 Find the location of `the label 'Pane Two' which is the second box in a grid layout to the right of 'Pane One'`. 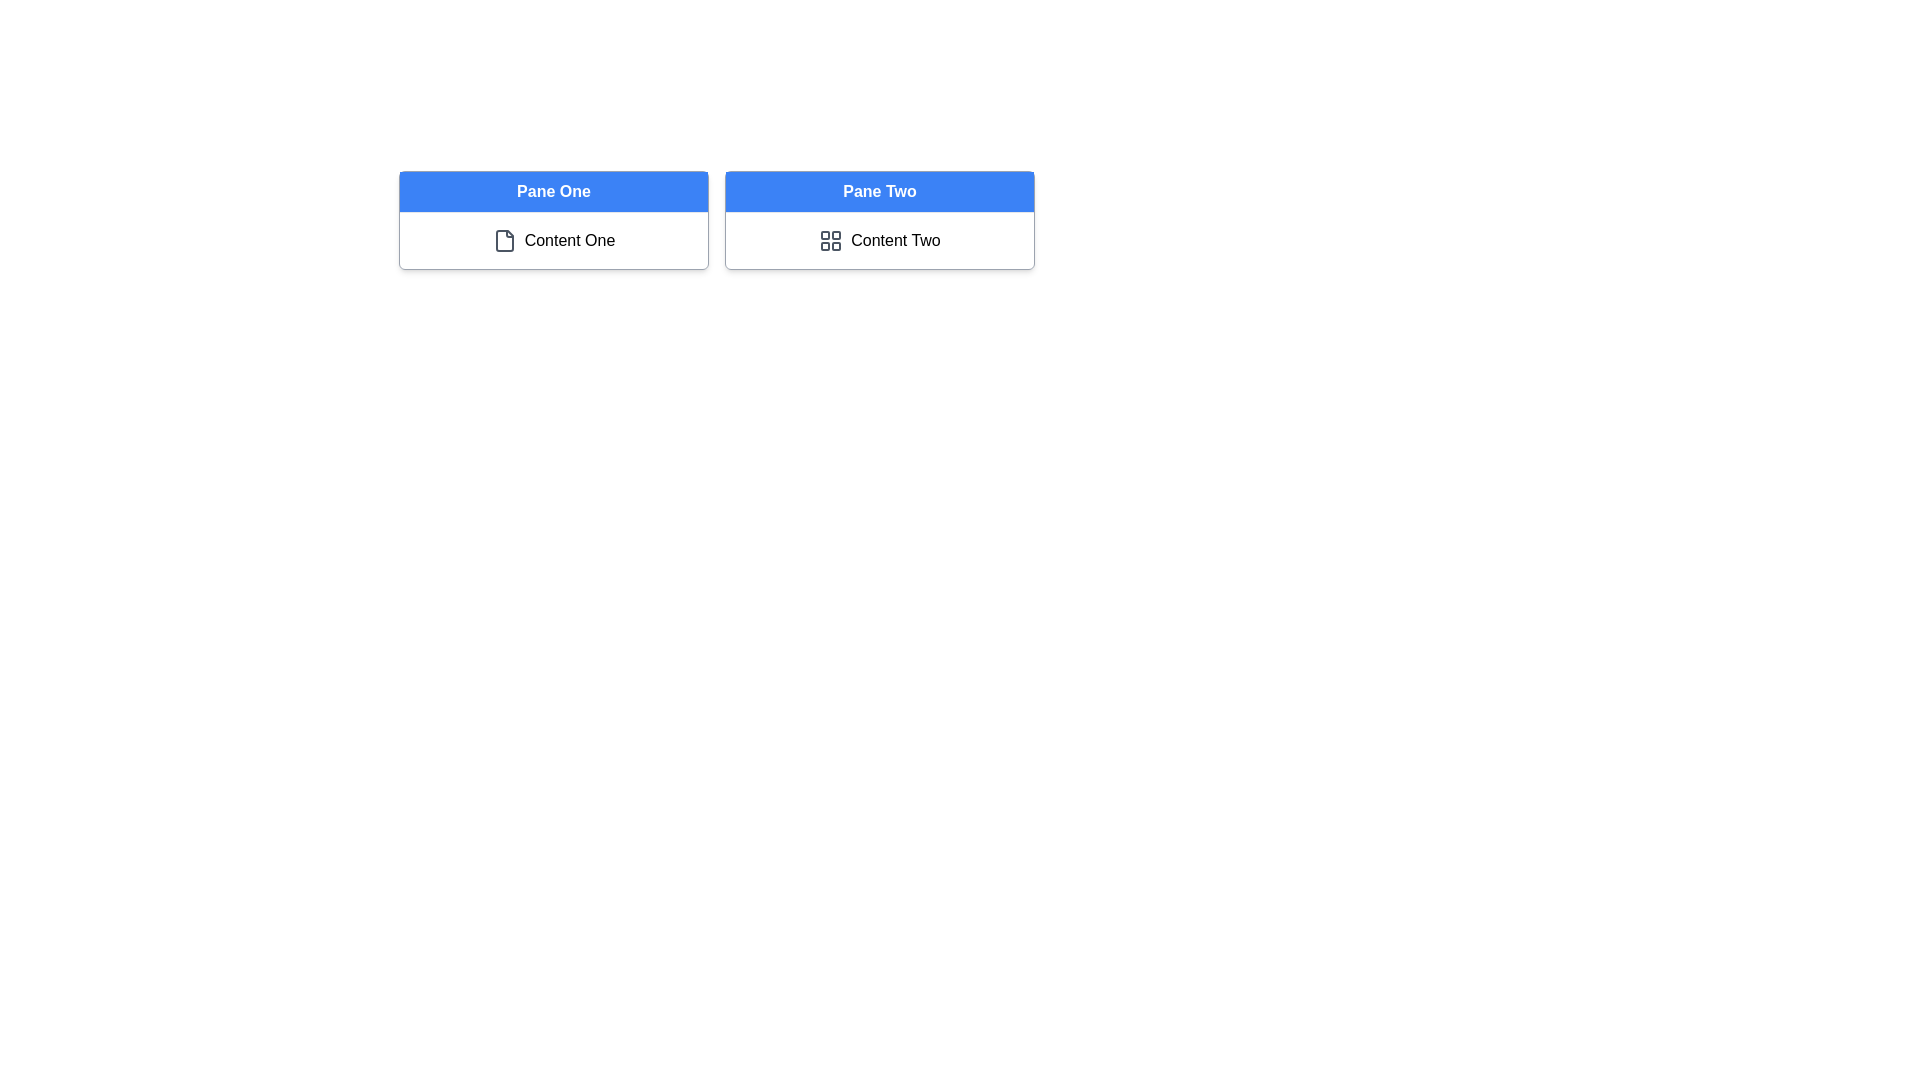

the label 'Pane Two' which is the second box in a grid layout to the right of 'Pane One' is located at coordinates (879, 220).